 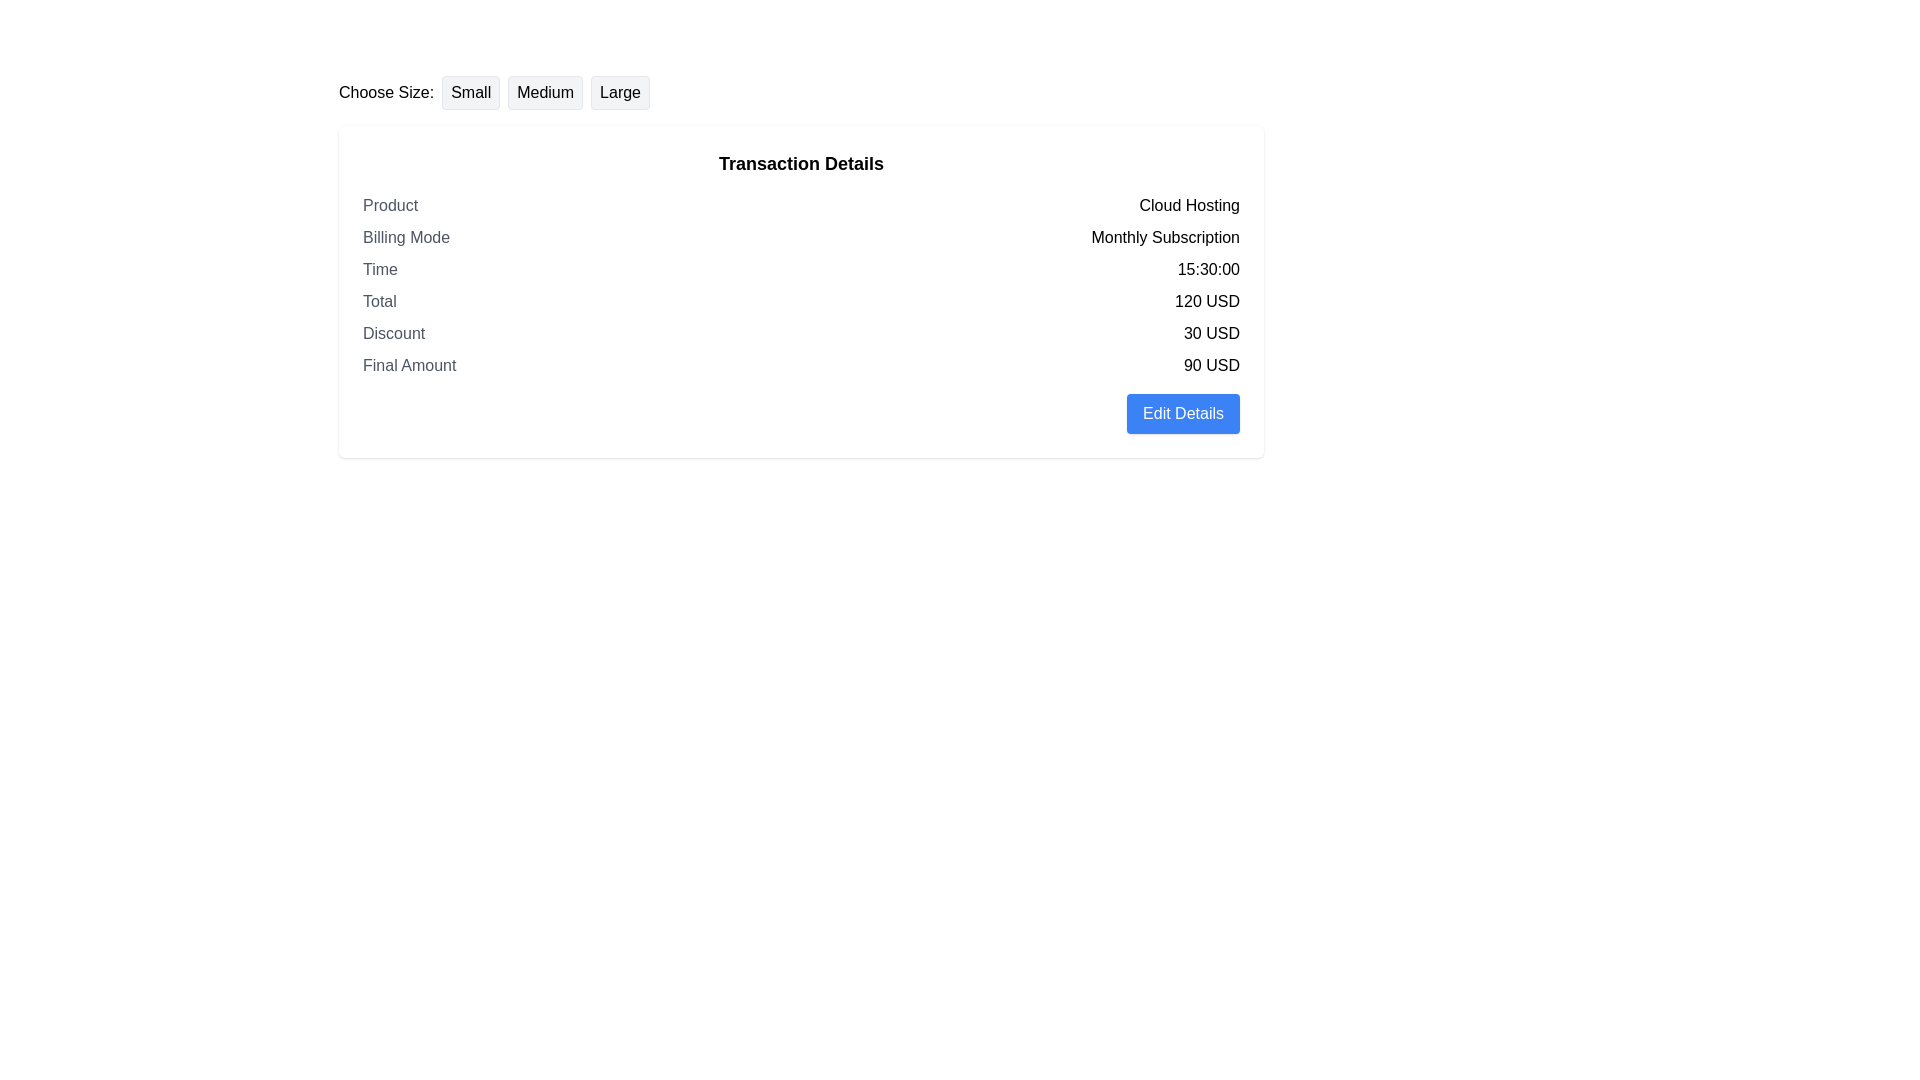 I want to click on the text element that displays the current time in 'HH:MM:SS' format, located to the right of the 'Time' label, so click(x=1207, y=270).